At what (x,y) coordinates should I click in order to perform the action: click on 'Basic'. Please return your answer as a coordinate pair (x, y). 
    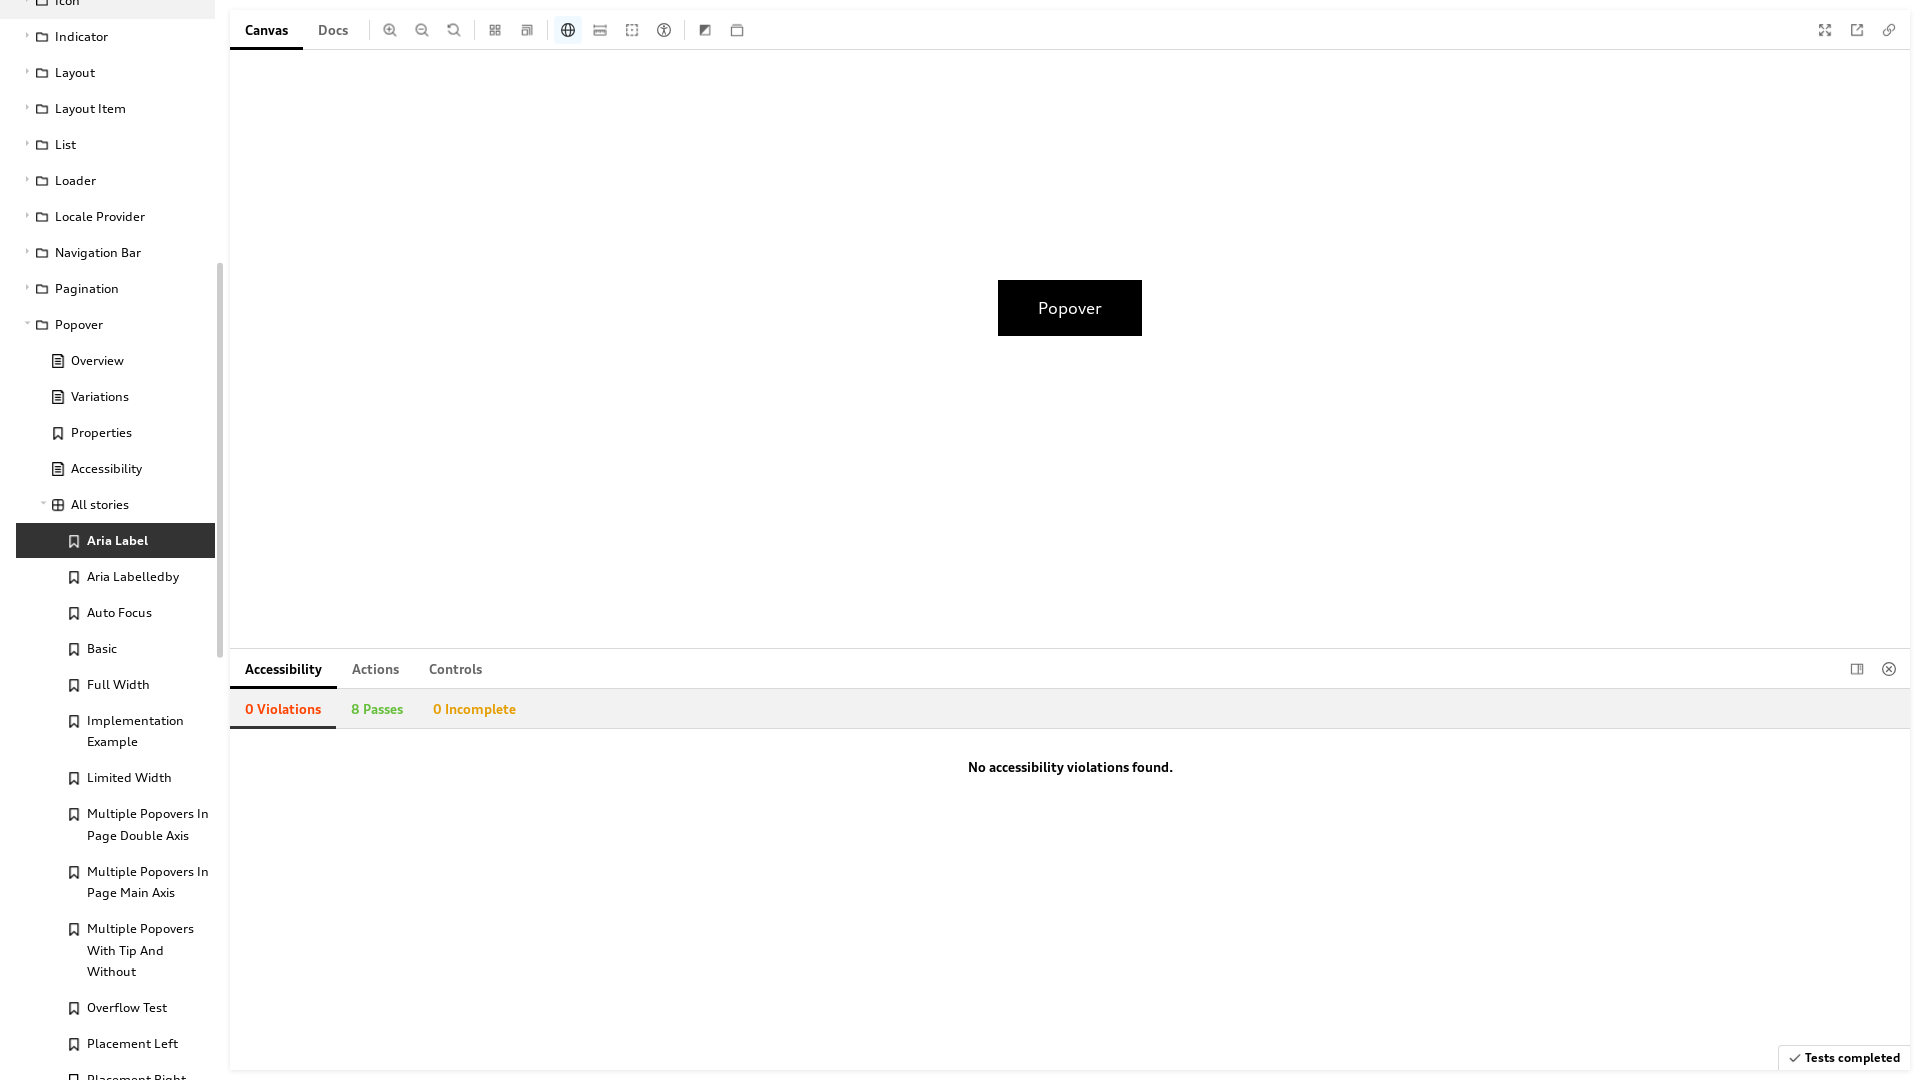
    Looking at the image, I should click on (114, 648).